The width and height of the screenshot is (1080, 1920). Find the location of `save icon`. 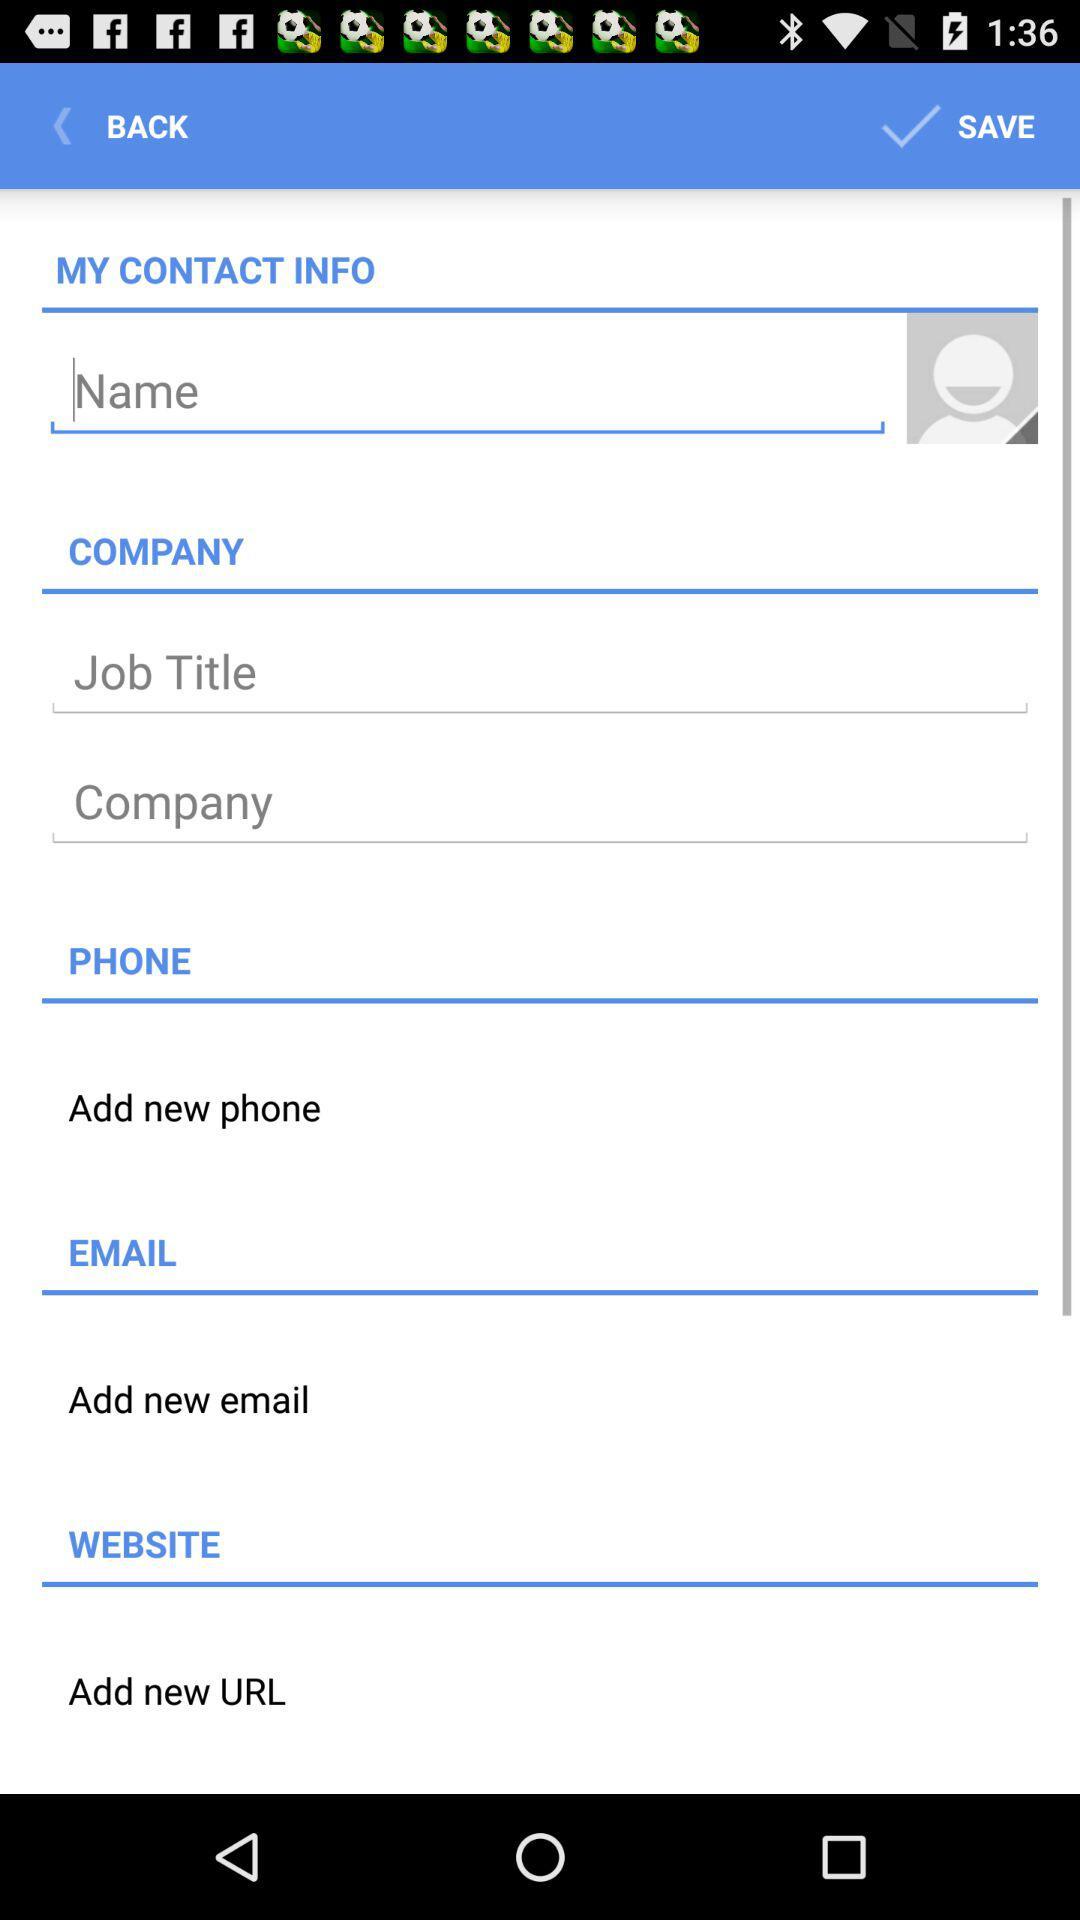

save icon is located at coordinates (952, 124).